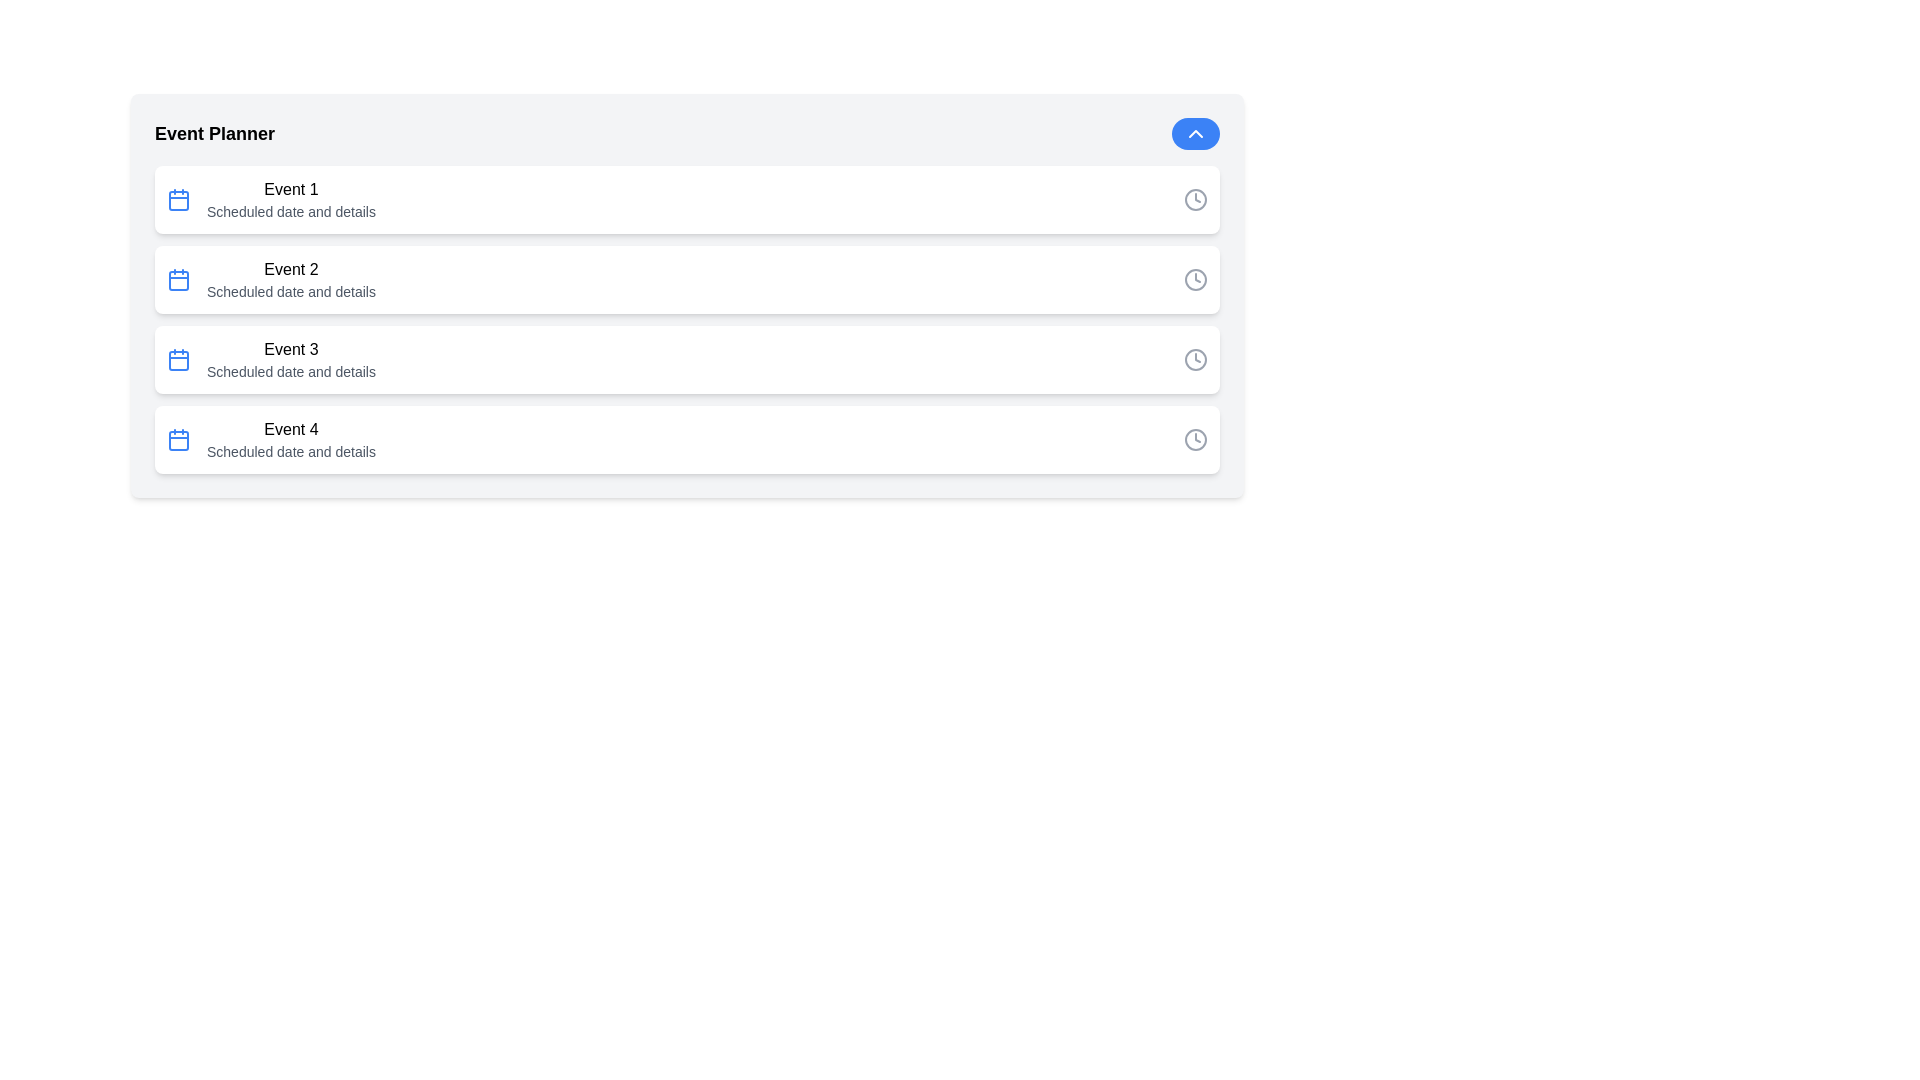 Image resolution: width=1920 pixels, height=1080 pixels. I want to click on the Text Display element that shows the title and description for 'Event 3', which is located inside the third event card in a list of four vertically aligned cards, so click(290, 358).